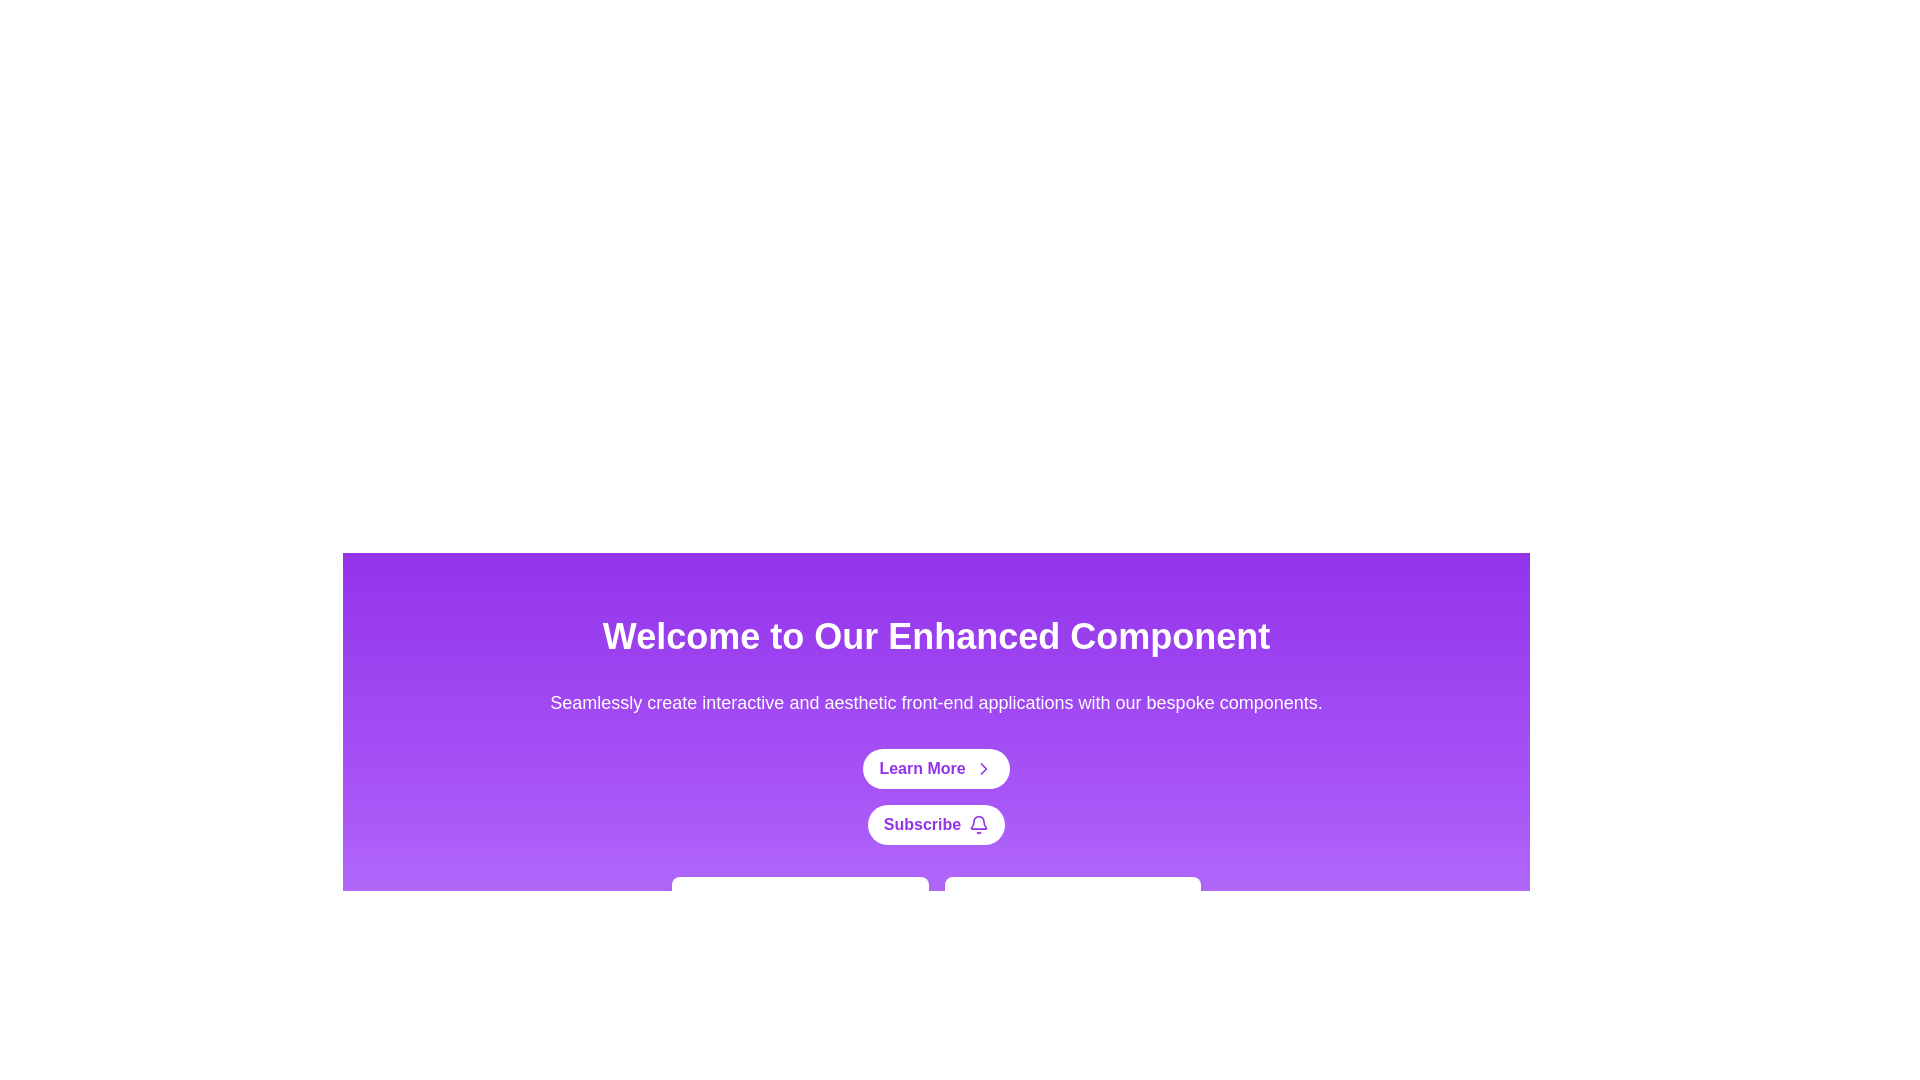 This screenshot has height=1080, width=1920. I want to click on the small right-facing chevron icon with a purple outline located to the right of the 'Learn More' text within a button, so click(983, 767).